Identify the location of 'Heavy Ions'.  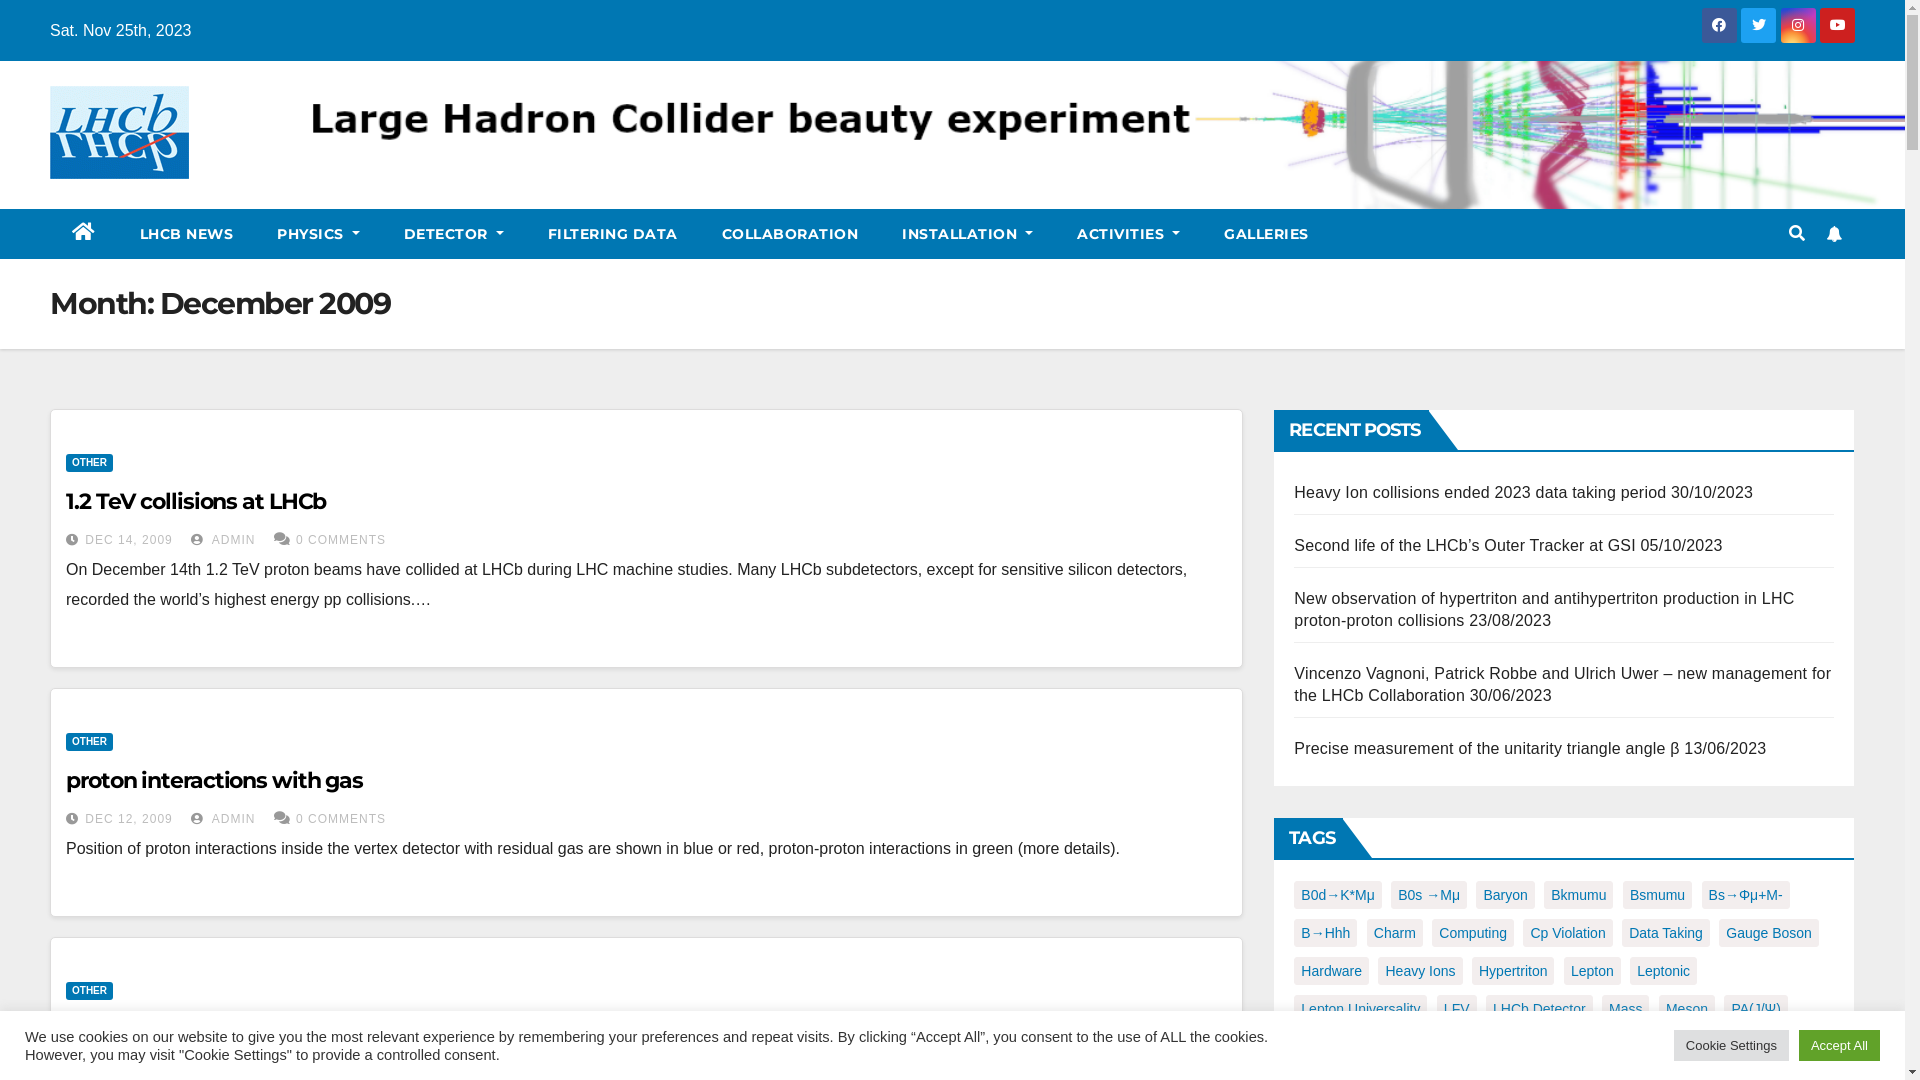
(1419, 970).